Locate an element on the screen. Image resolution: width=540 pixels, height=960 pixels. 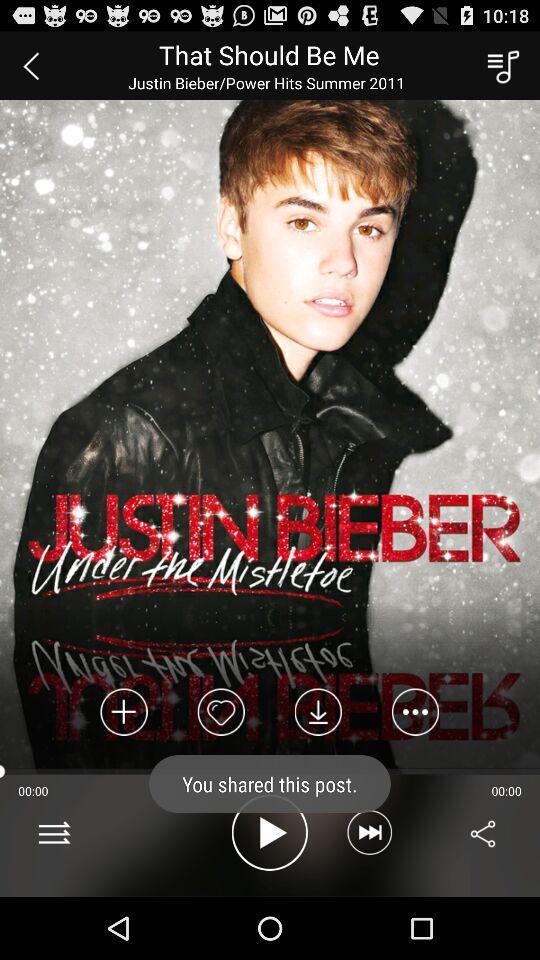
the more icon is located at coordinates (414, 761).